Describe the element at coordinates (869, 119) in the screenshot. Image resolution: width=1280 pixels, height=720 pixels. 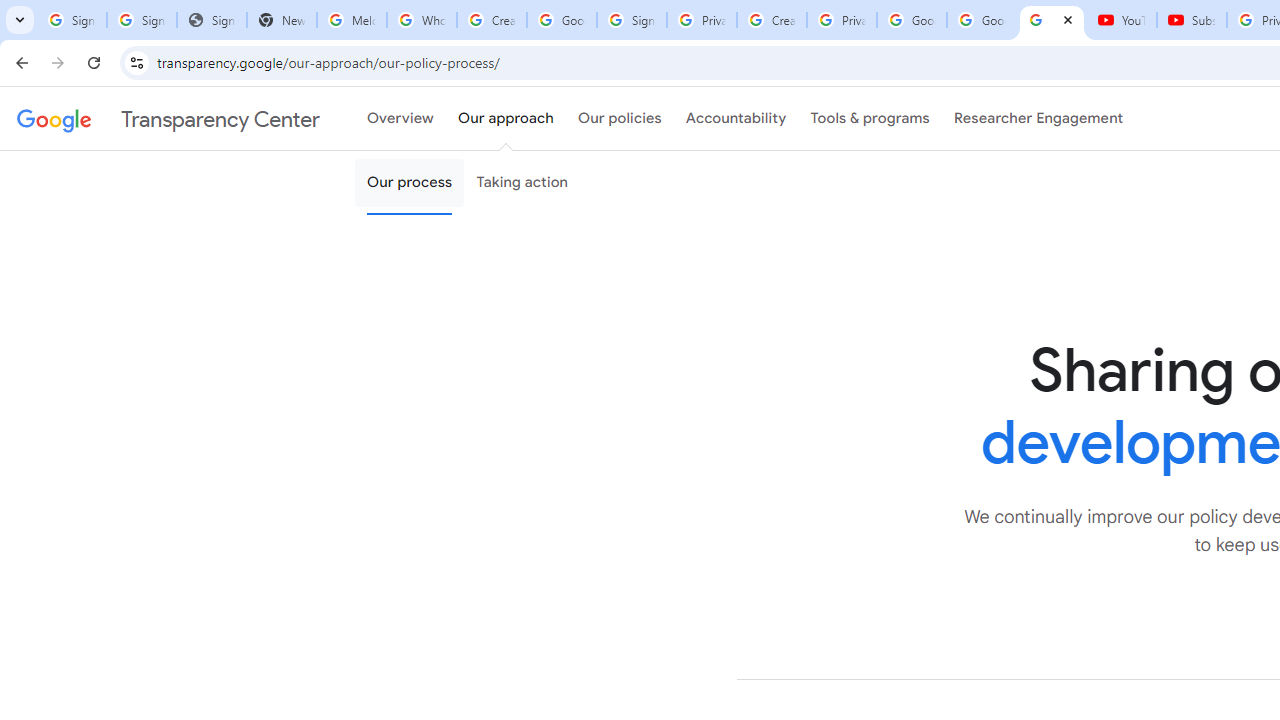
I see `'Tools & programs'` at that location.